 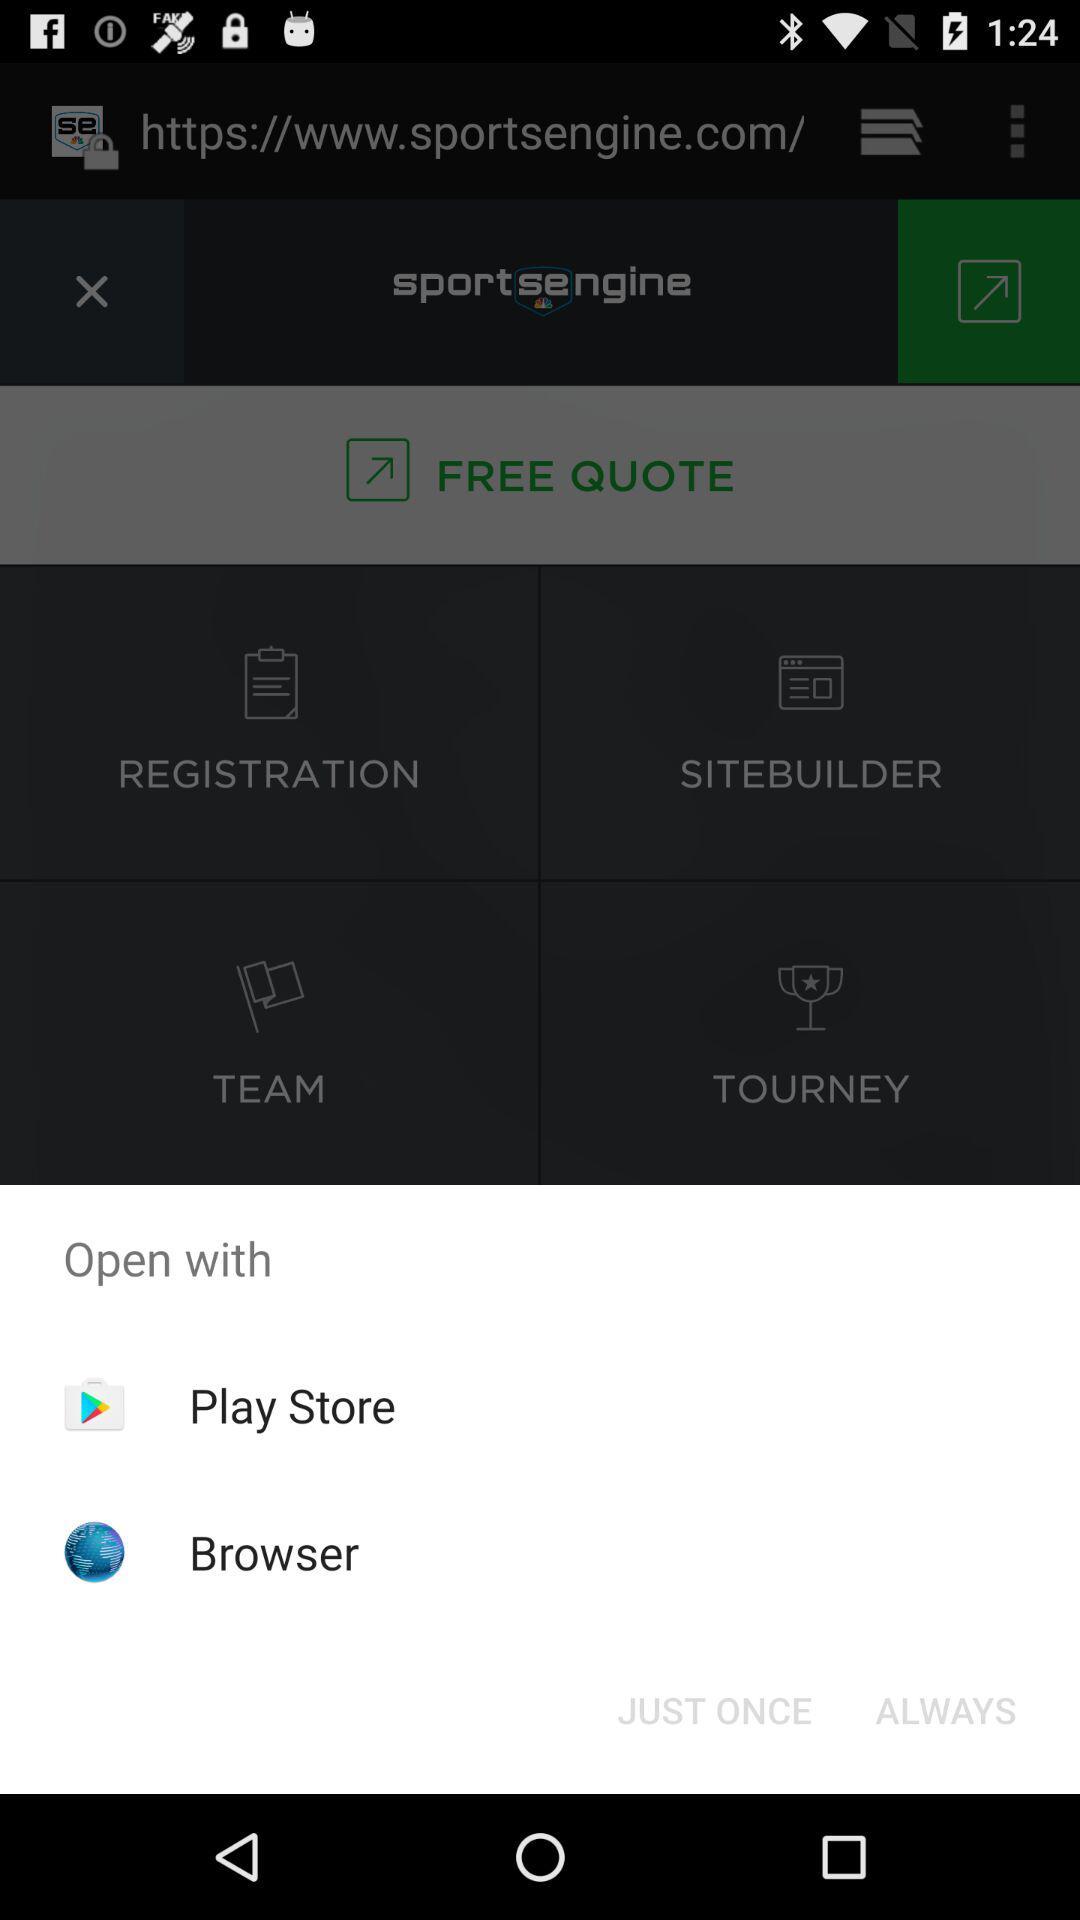 What do you see at coordinates (274, 1551) in the screenshot?
I see `the item below play store app` at bounding box center [274, 1551].